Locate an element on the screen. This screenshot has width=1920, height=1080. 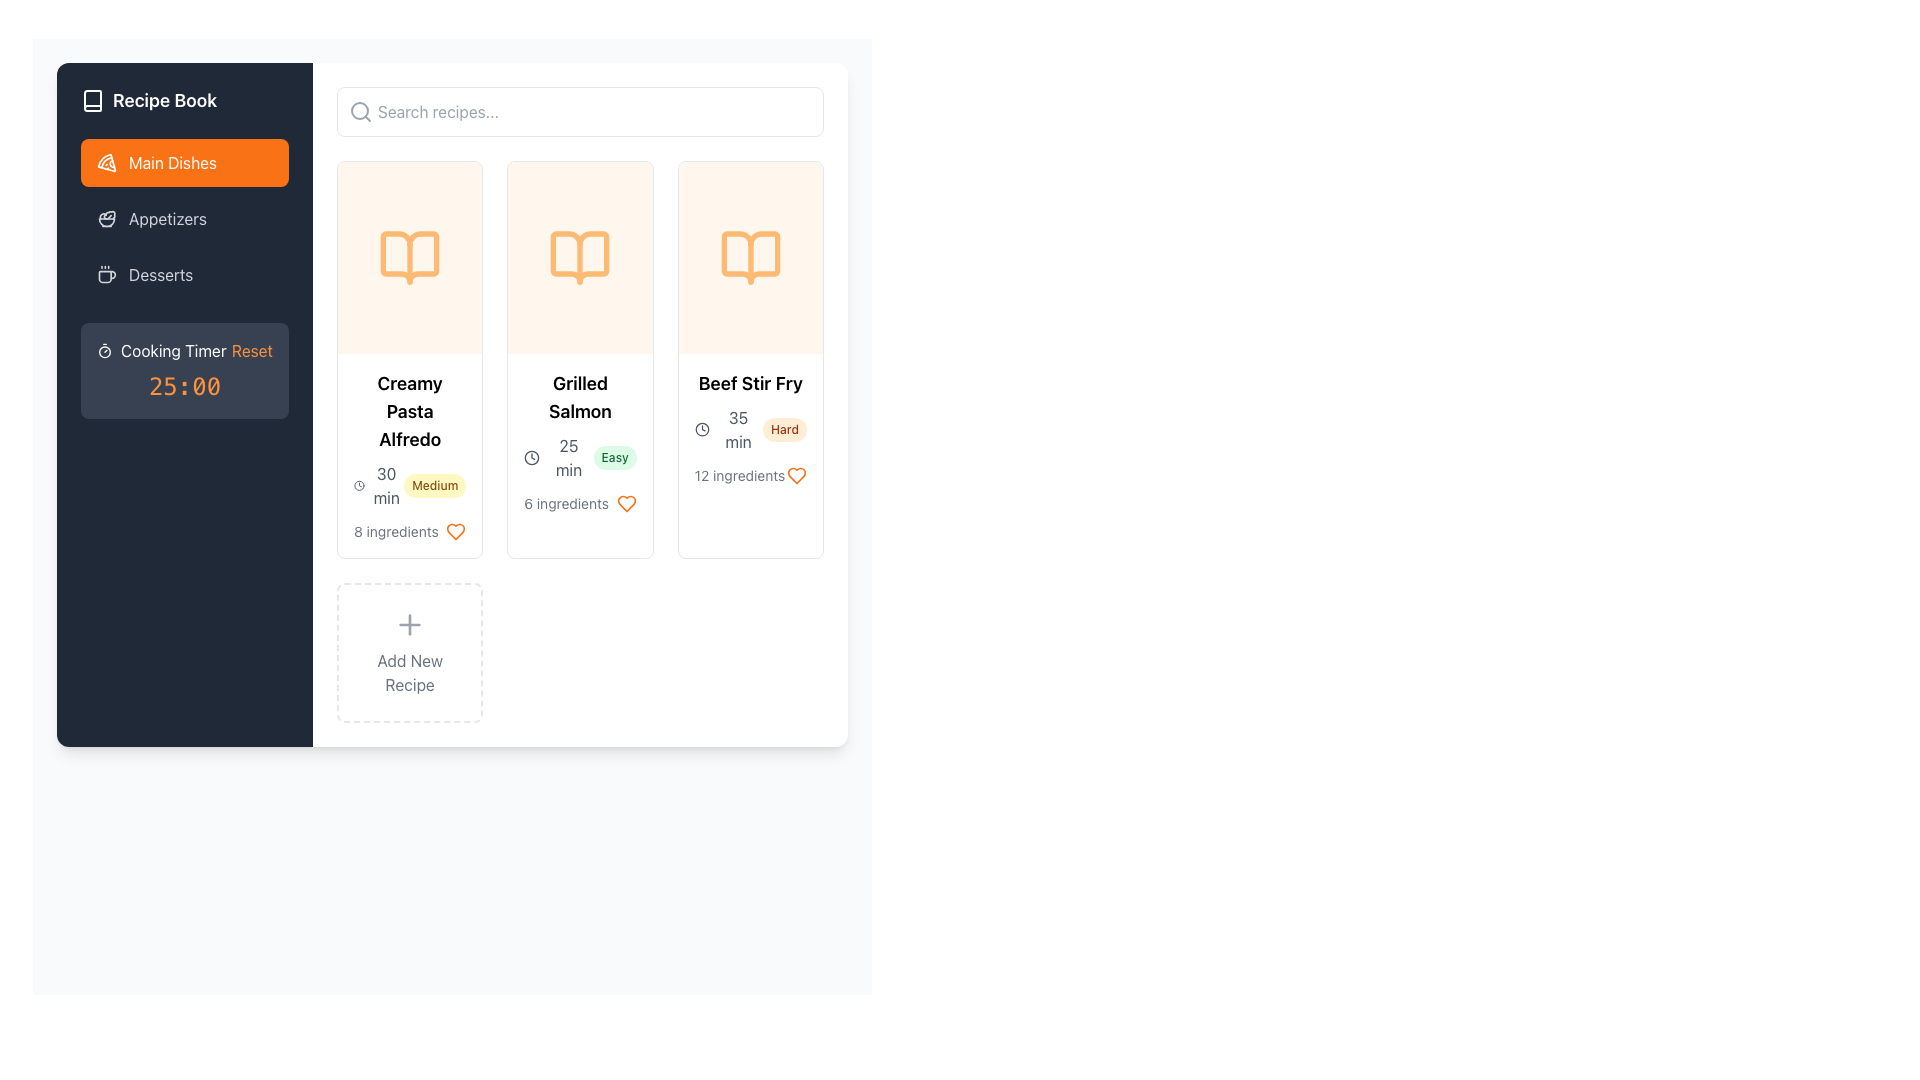
the IconPlaceholder representing the recipe card for 'Creamy Pasta Alfredo', located at the top of the card, above the title and details is located at coordinates (409, 257).